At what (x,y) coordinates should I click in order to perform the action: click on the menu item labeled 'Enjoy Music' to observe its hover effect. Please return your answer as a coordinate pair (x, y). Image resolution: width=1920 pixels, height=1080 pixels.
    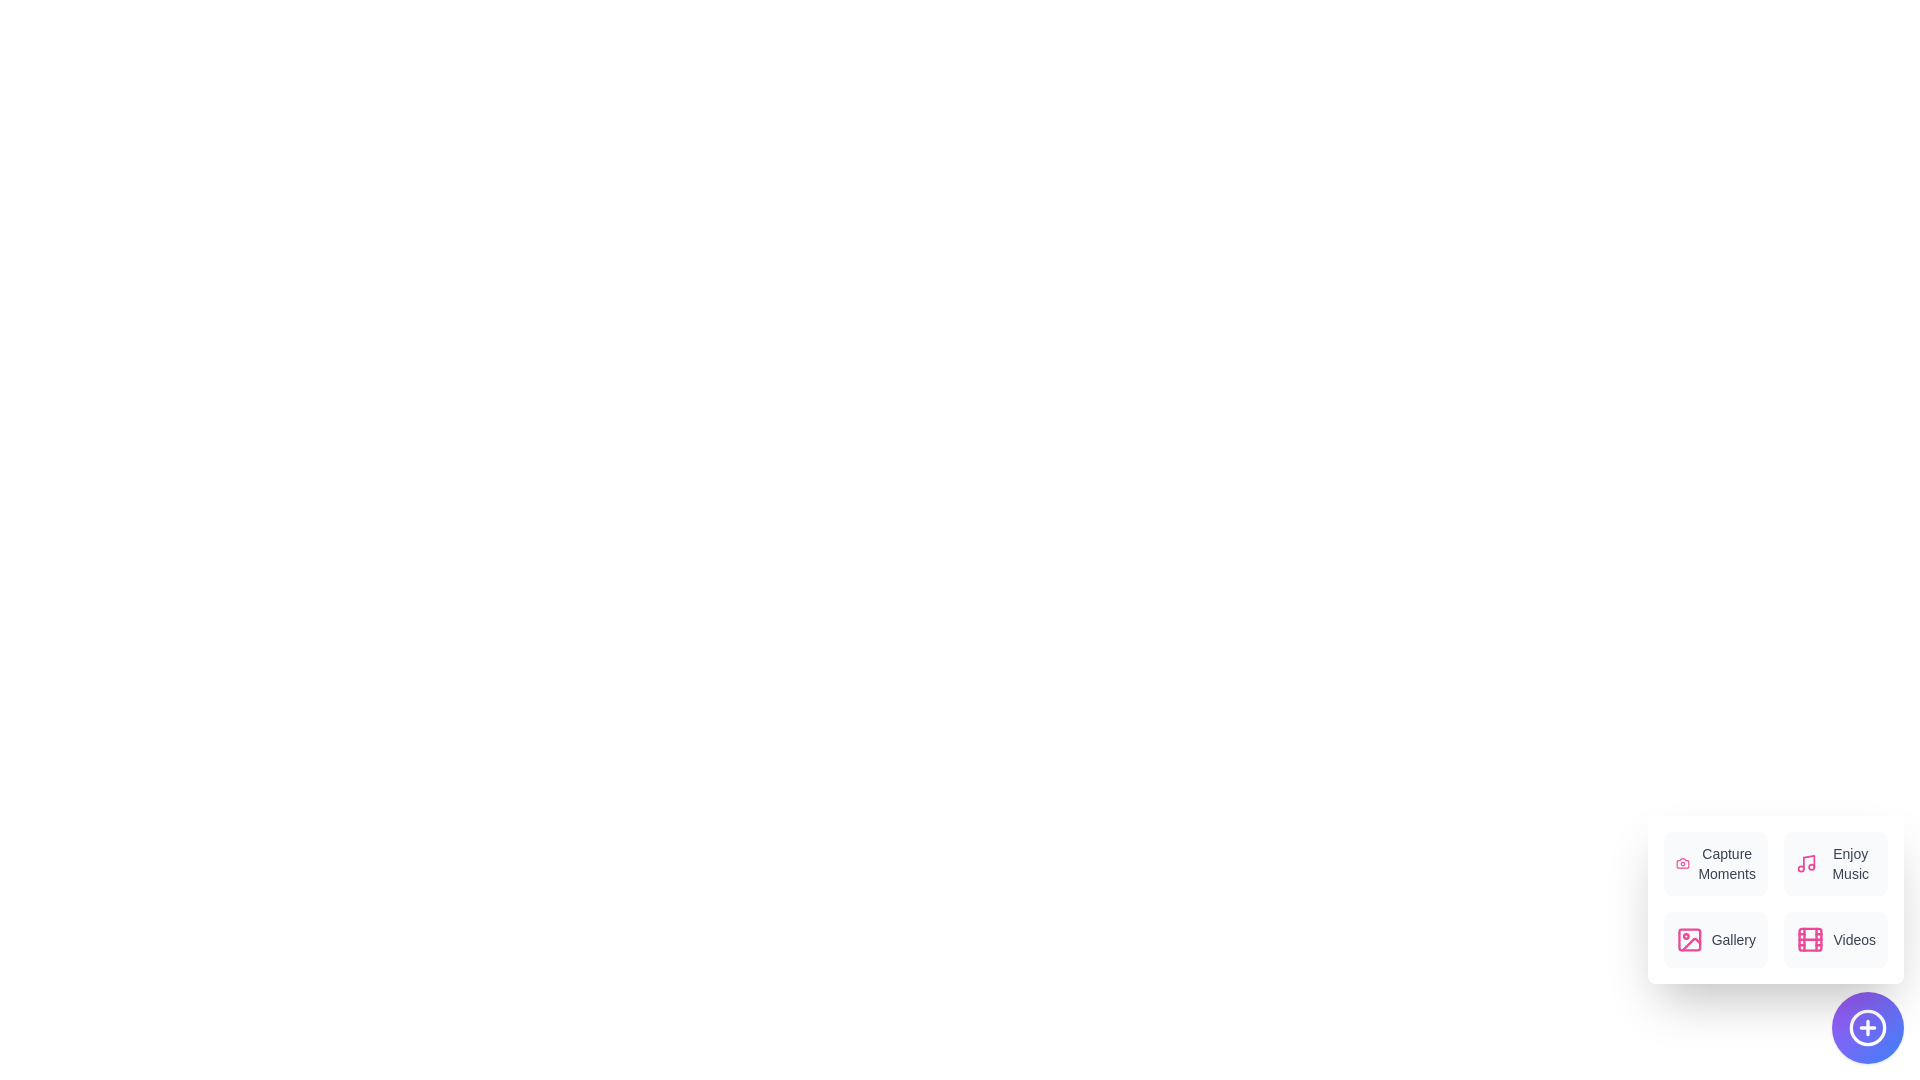
    Looking at the image, I should click on (1836, 863).